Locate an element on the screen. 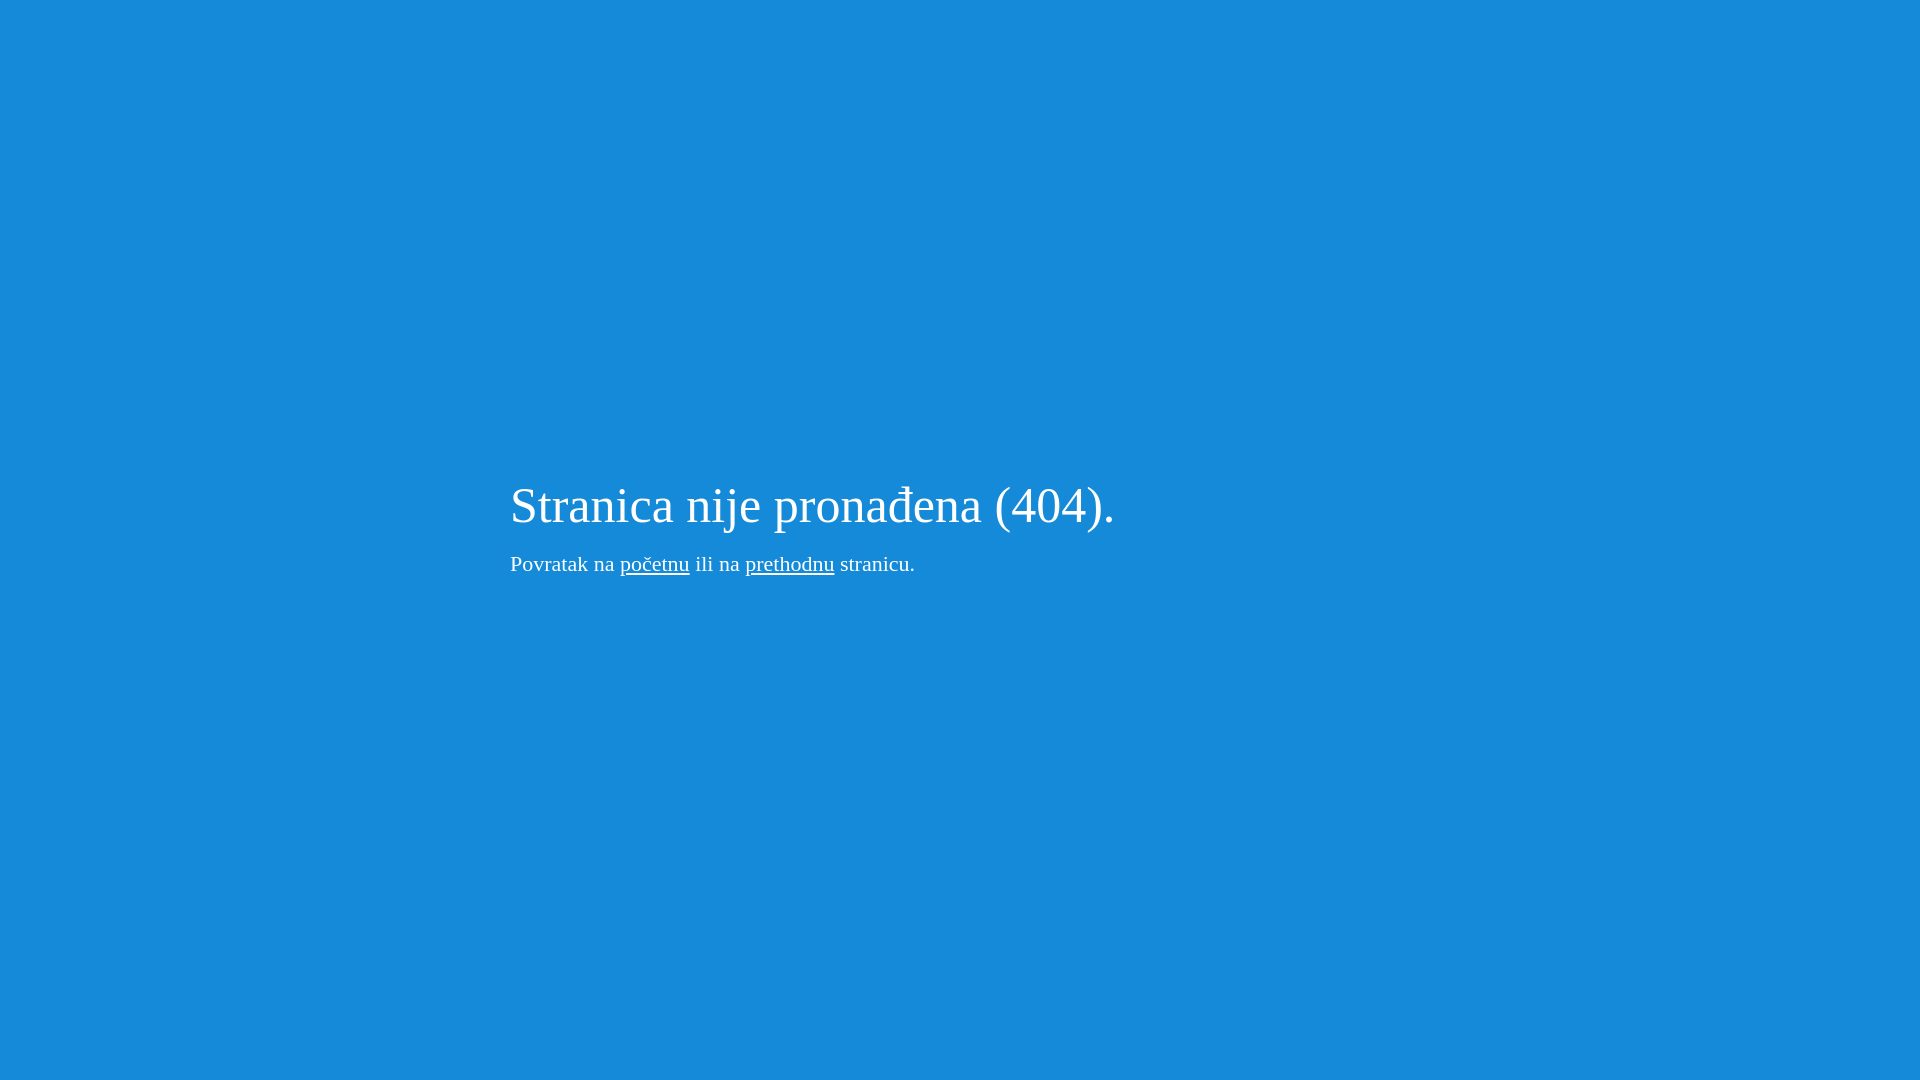 Image resolution: width=1920 pixels, height=1080 pixels. 'prethodnu' is located at coordinates (788, 563).